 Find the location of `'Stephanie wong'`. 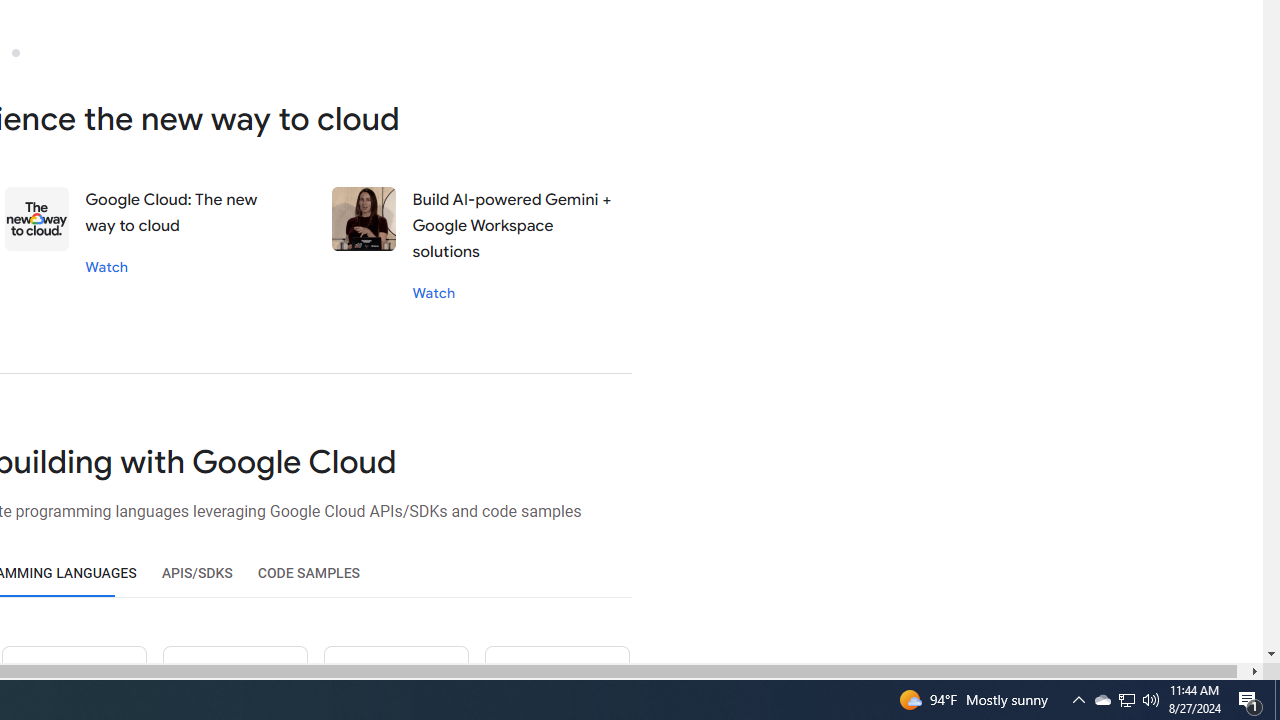

'Stephanie wong' is located at coordinates (364, 219).